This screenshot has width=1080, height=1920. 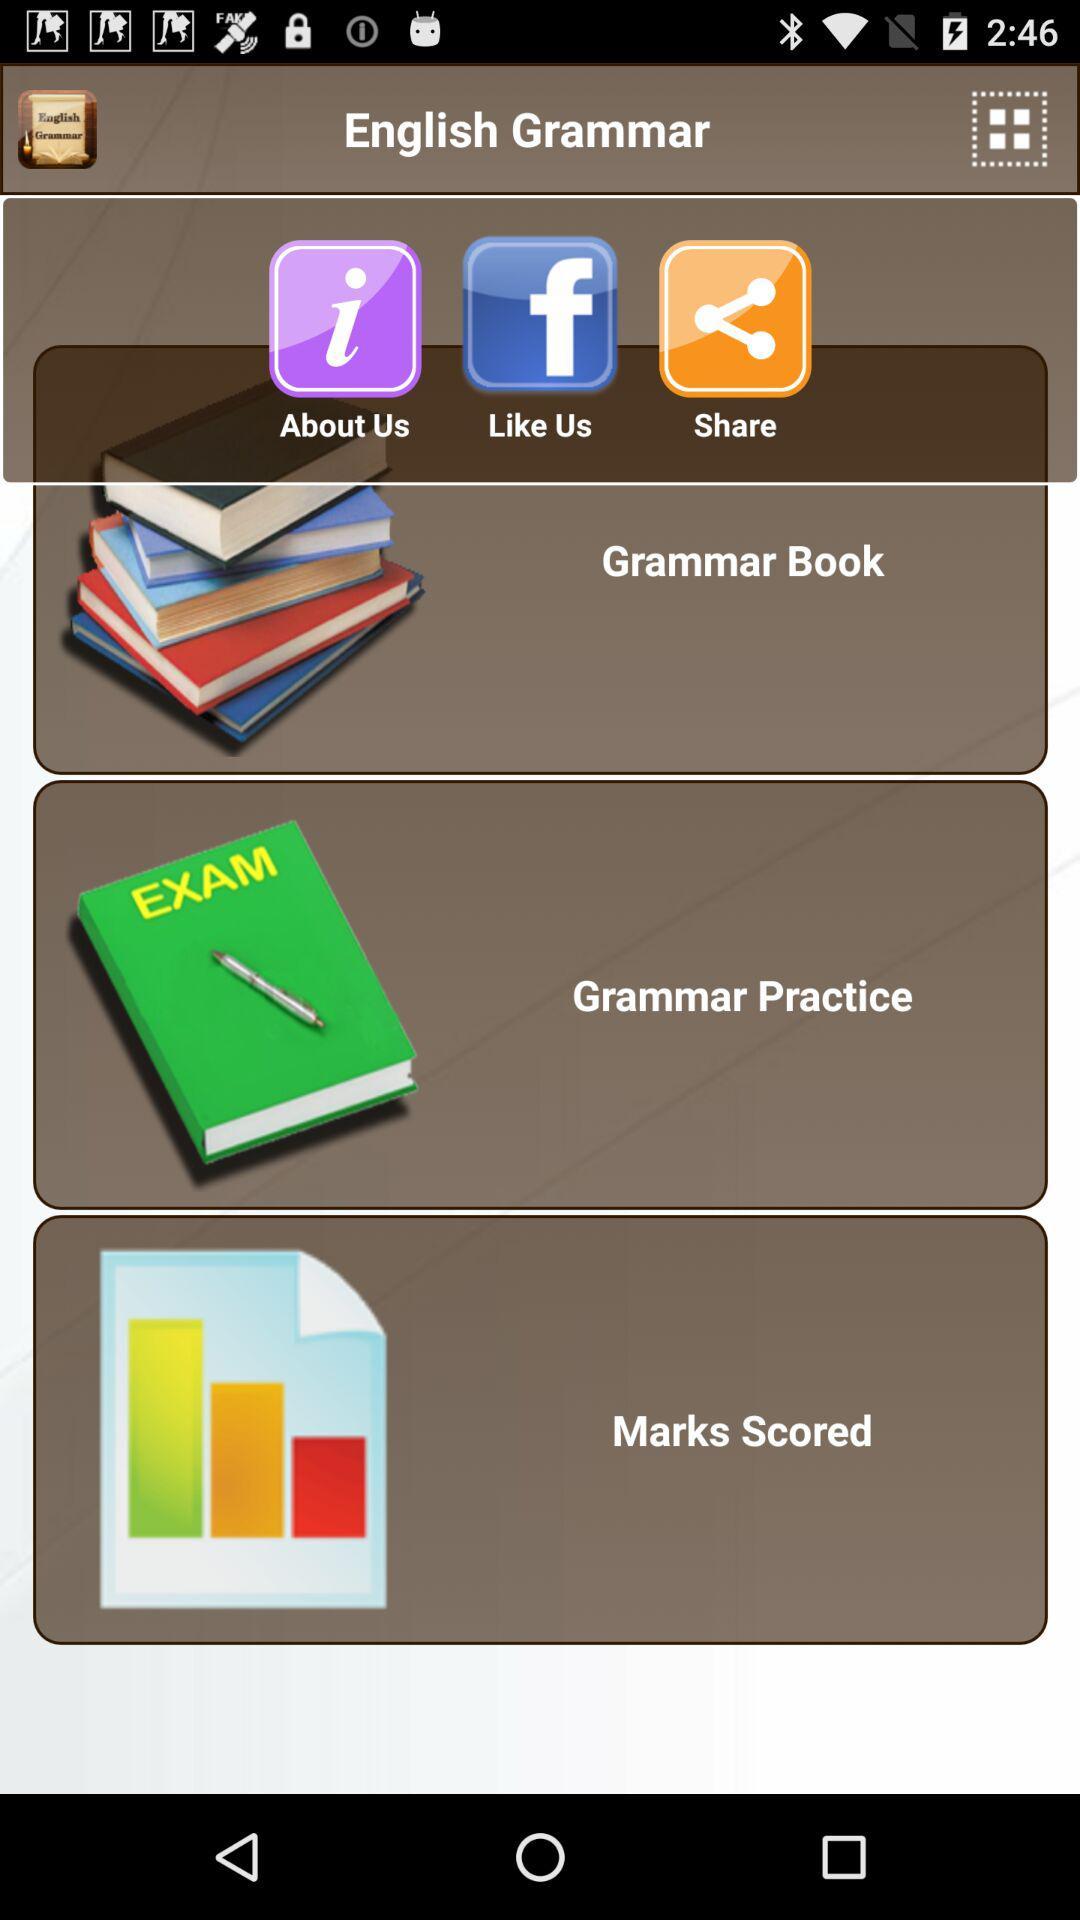 I want to click on the button is used to share the page to others, so click(x=735, y=317).